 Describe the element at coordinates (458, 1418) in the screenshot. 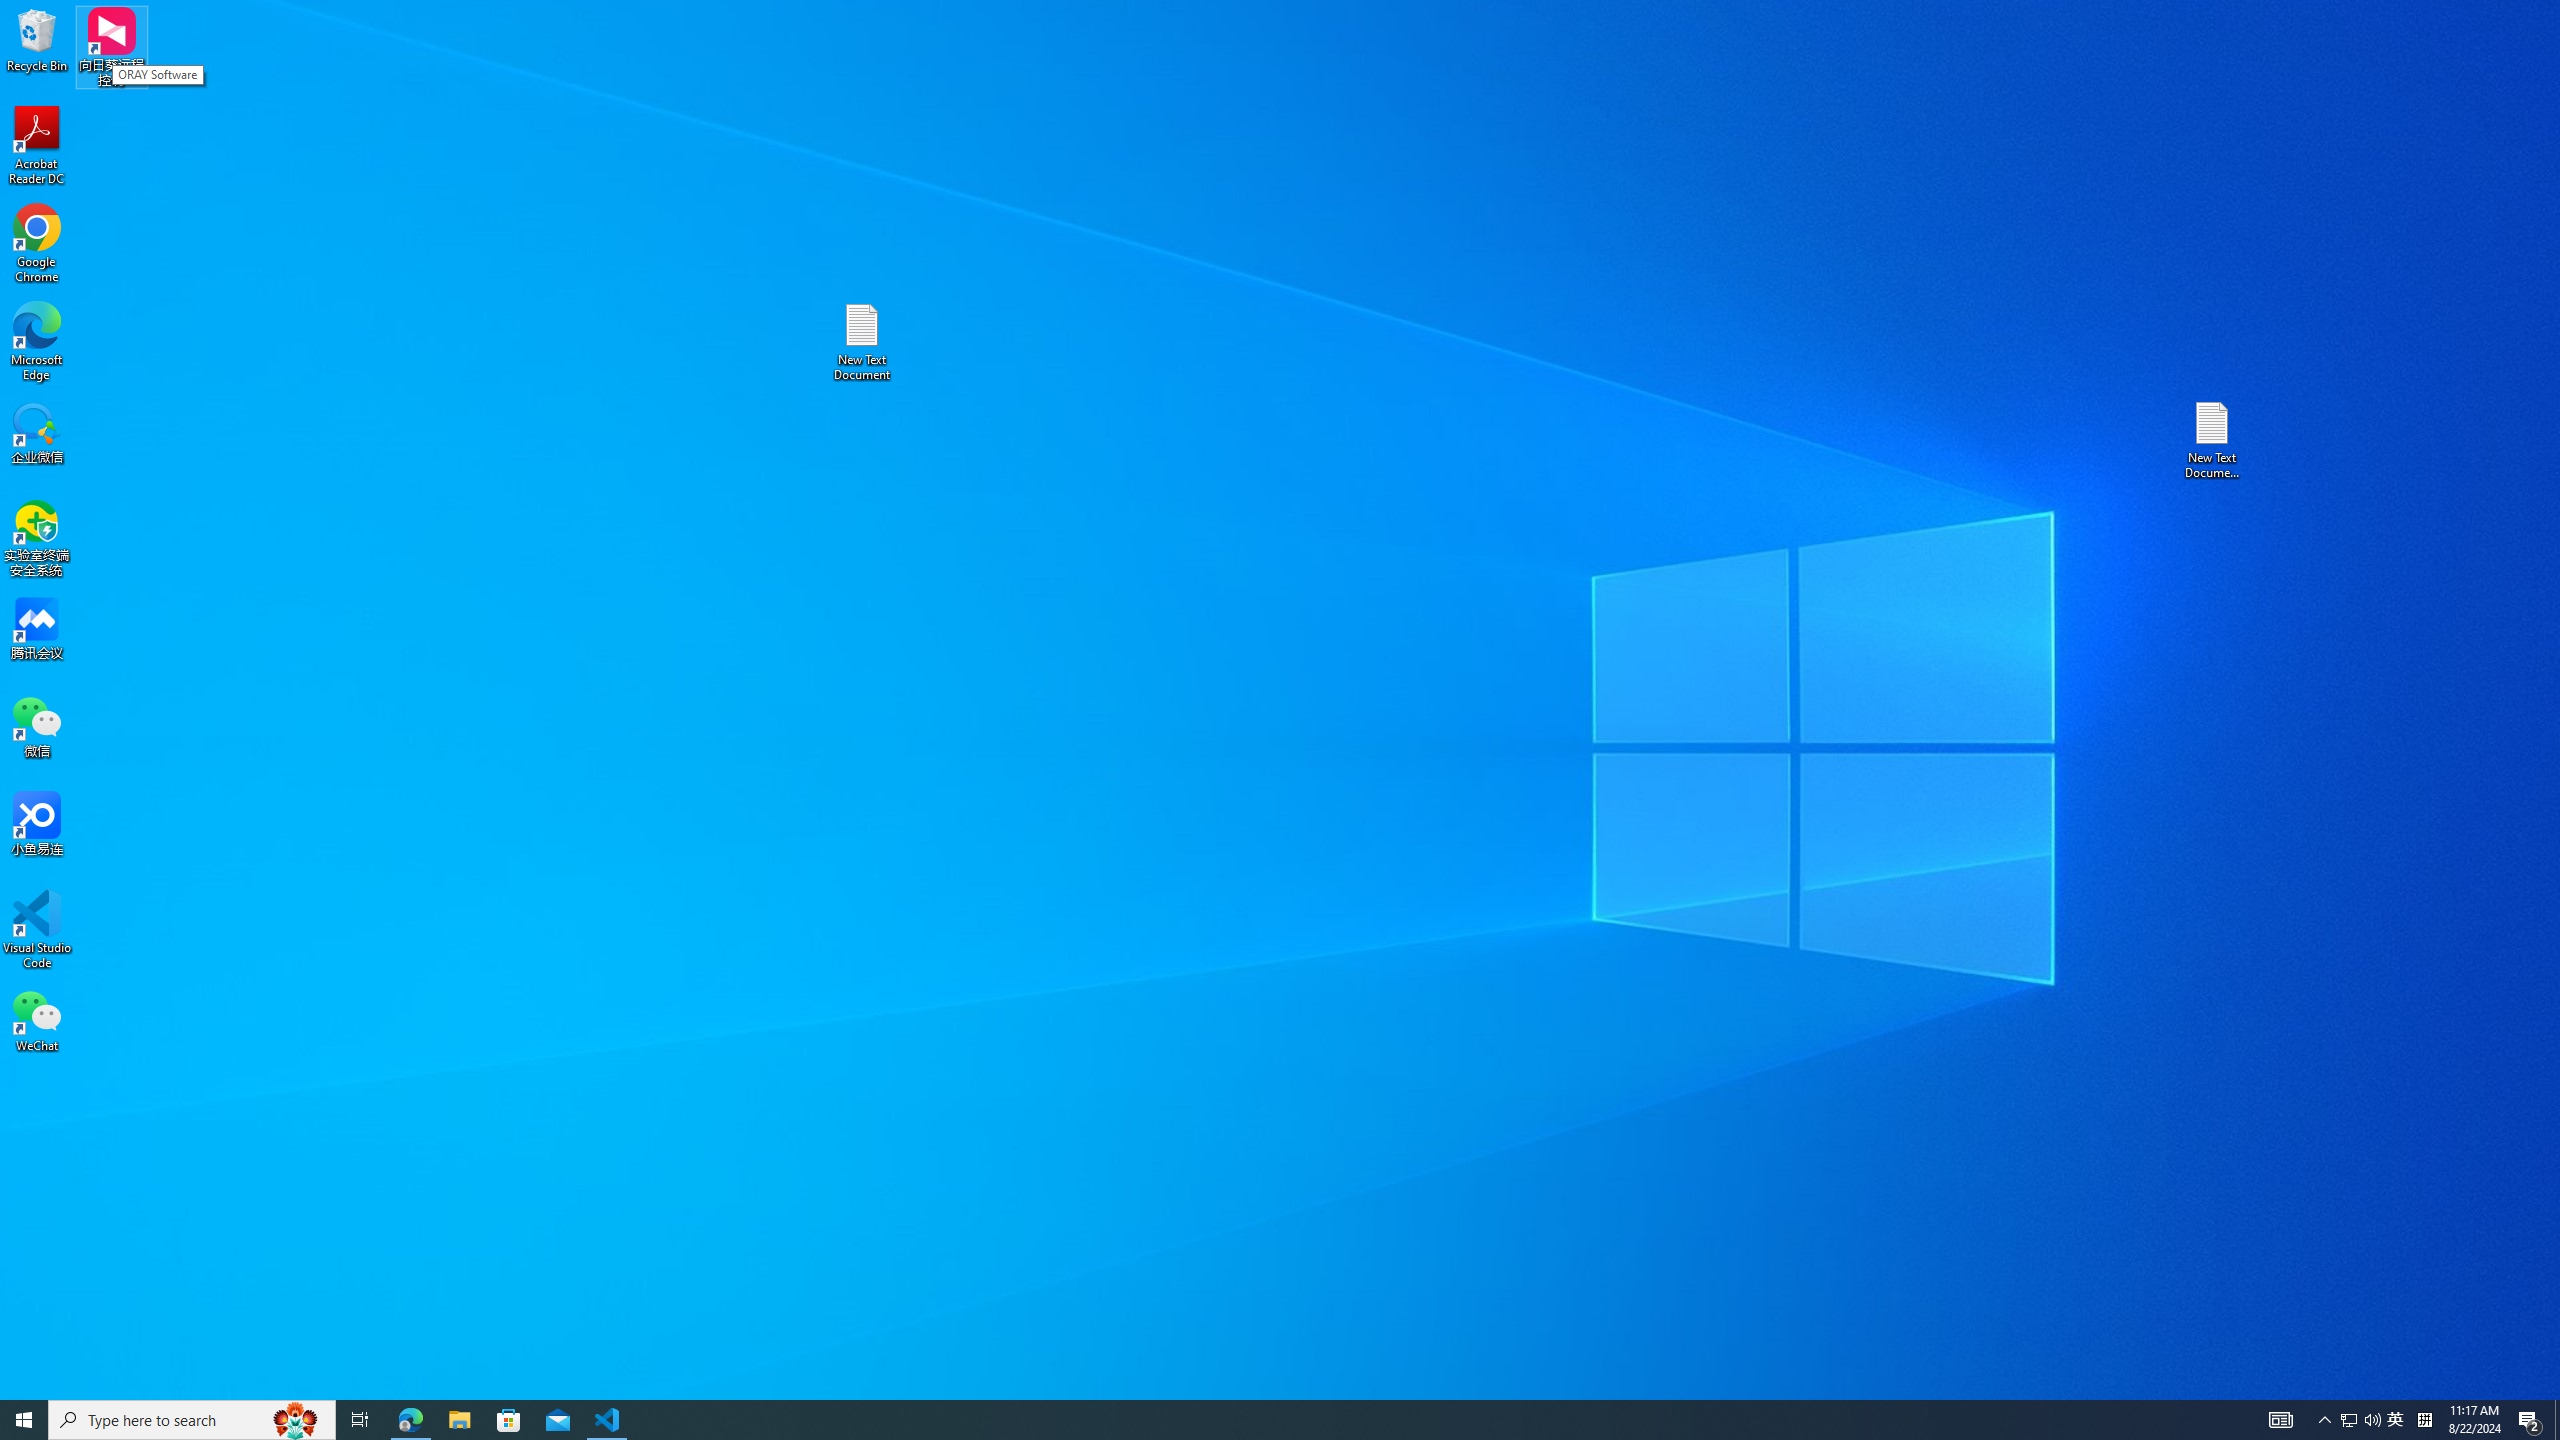

I see `'File Explorer'` at that location.